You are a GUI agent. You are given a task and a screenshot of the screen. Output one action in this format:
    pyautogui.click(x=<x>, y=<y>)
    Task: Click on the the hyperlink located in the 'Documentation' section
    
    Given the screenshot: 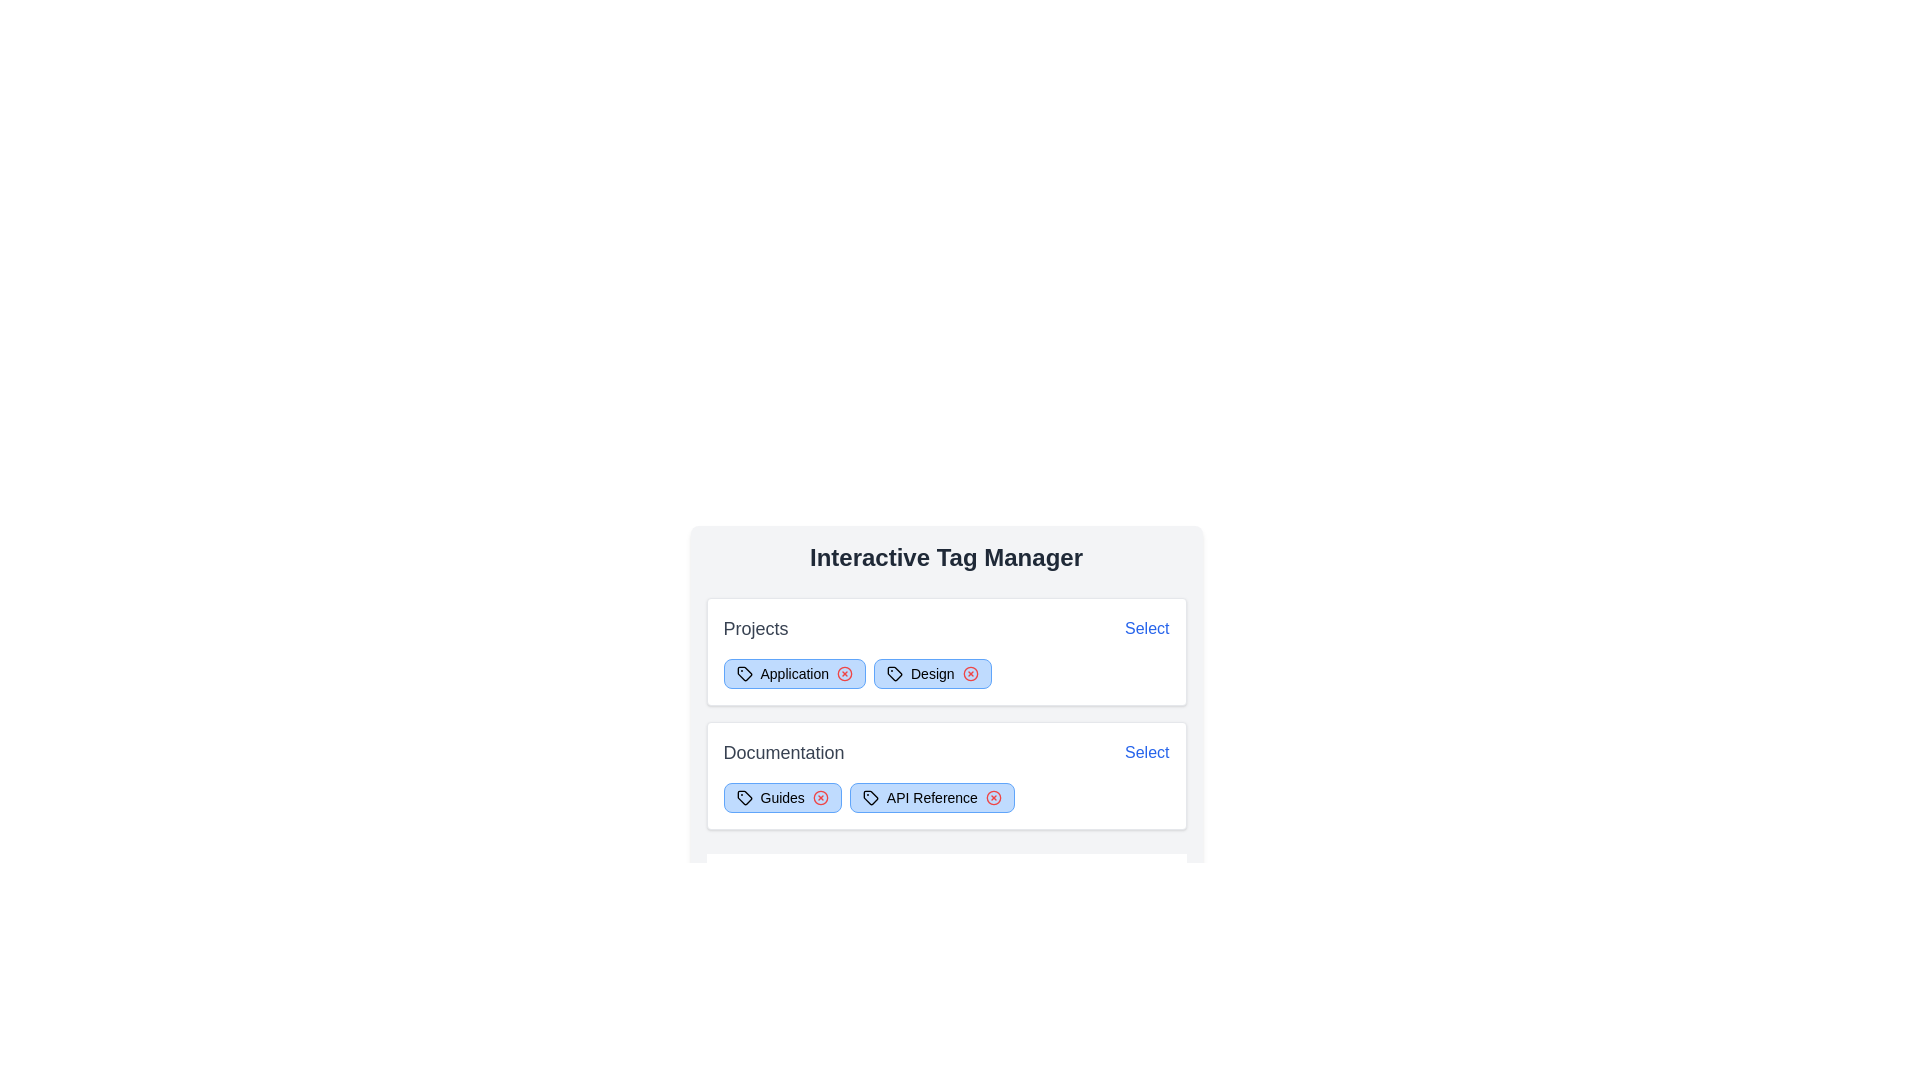 What is the action you would take?
    pyautogui.click(x=1147, y=752)
    